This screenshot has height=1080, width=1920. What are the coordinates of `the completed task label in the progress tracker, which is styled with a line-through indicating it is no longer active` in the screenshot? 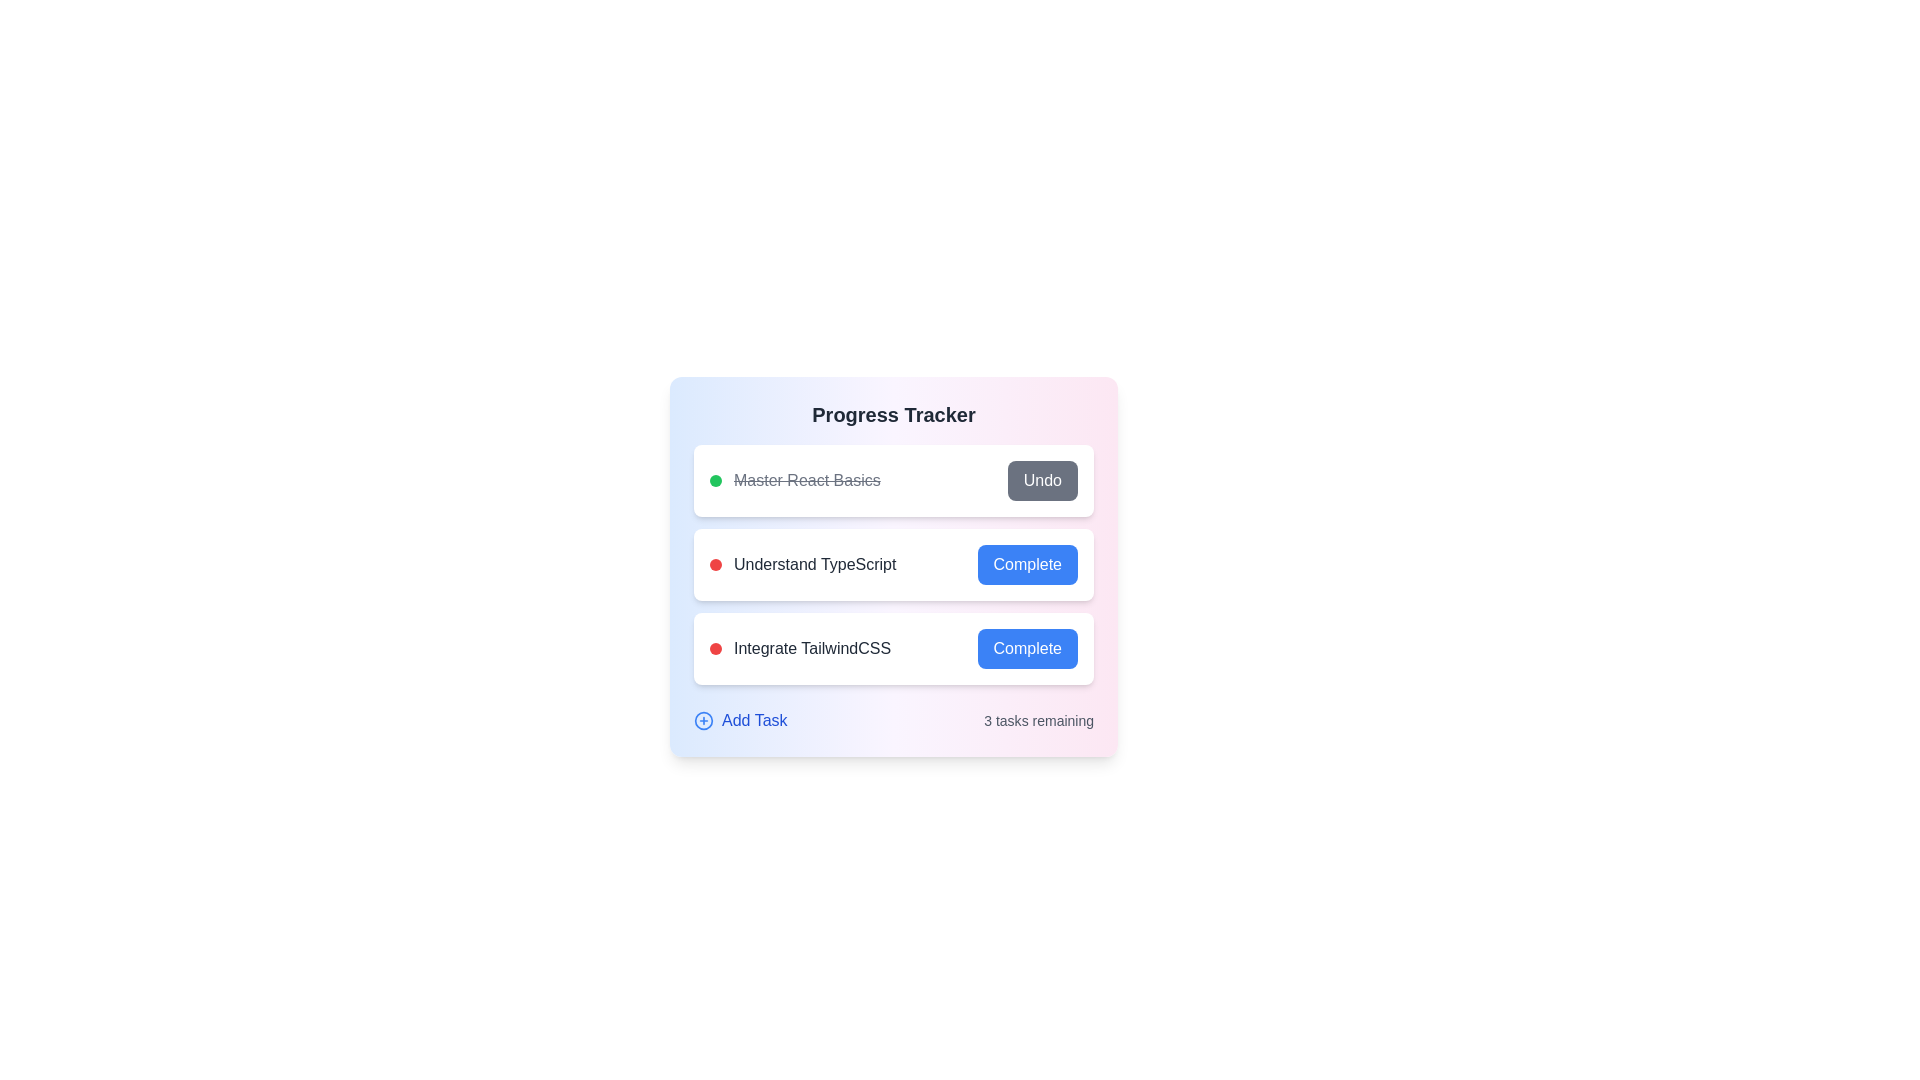 It's located at (807, 481).